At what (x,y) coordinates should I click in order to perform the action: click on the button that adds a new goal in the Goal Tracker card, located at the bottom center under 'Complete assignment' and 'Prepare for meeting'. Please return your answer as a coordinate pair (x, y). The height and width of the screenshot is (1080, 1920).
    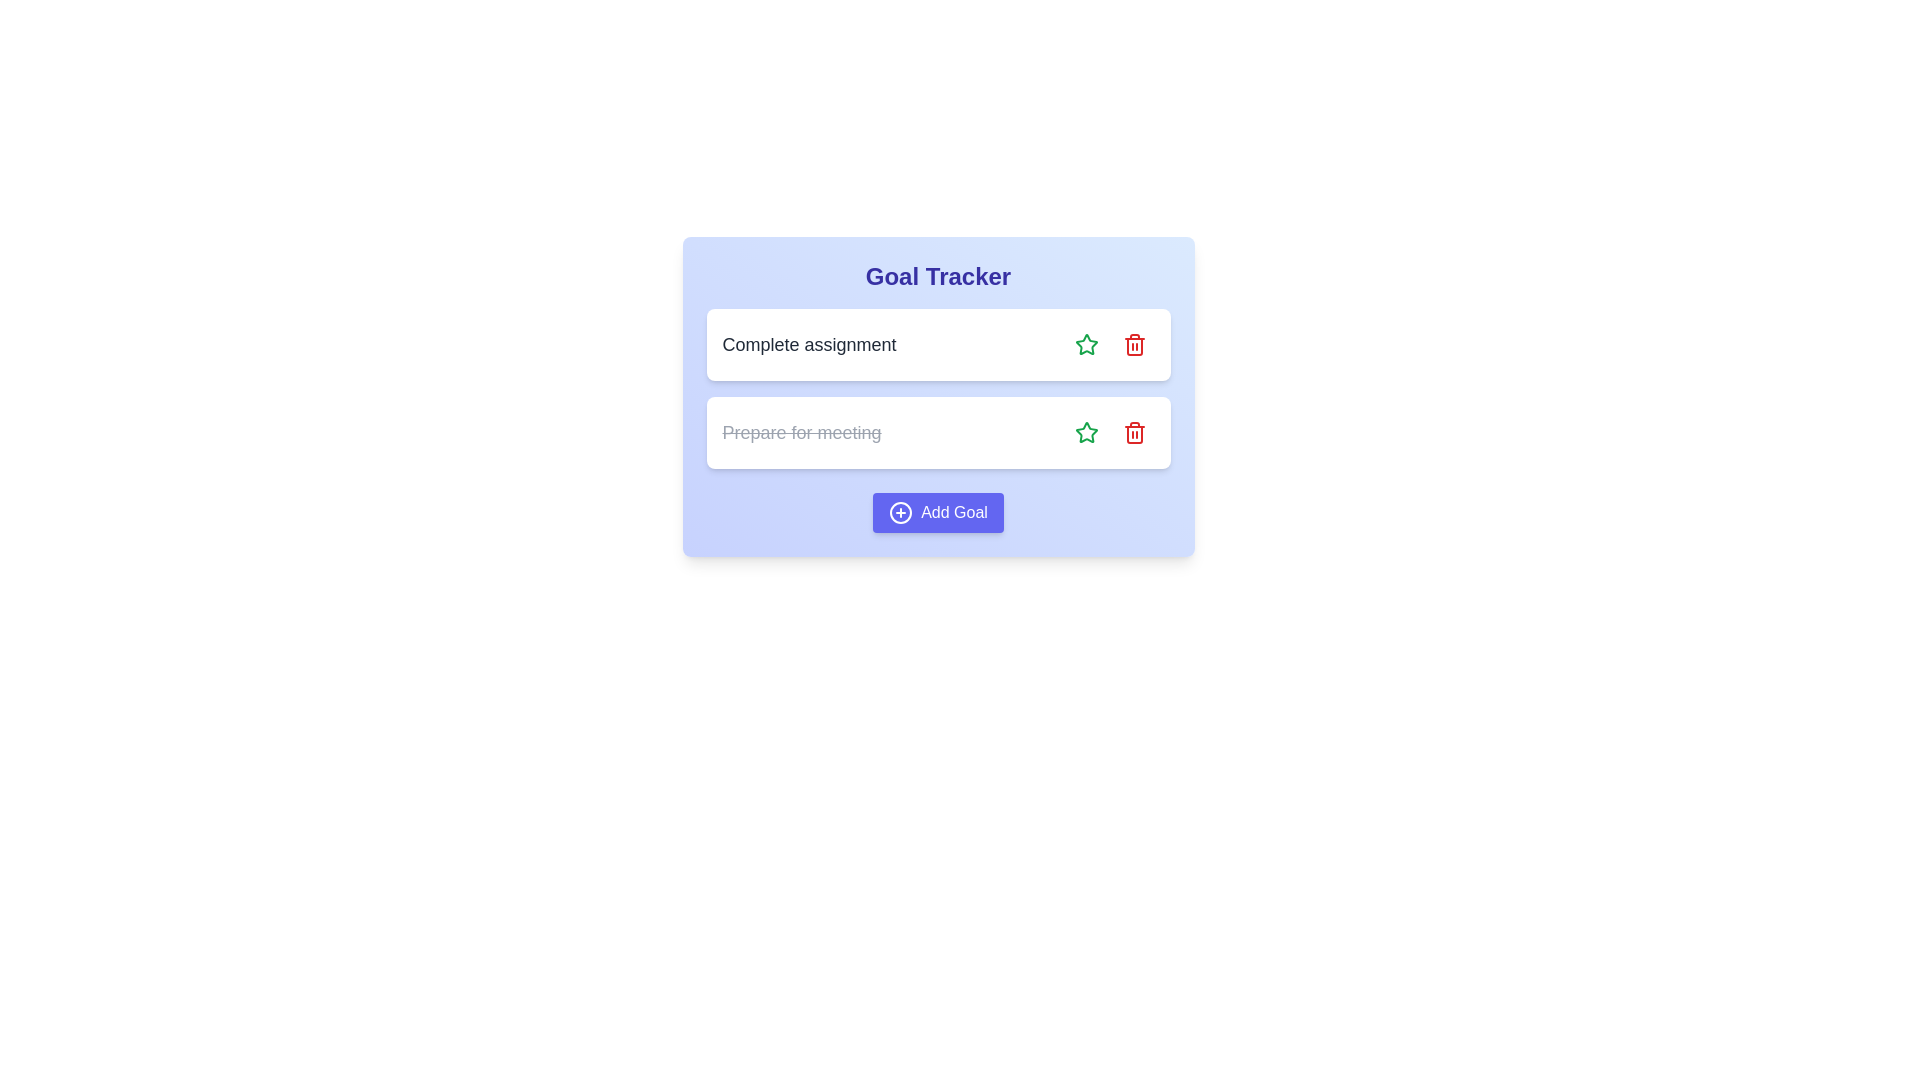
    Looking at the image, I should click on (937, 512).